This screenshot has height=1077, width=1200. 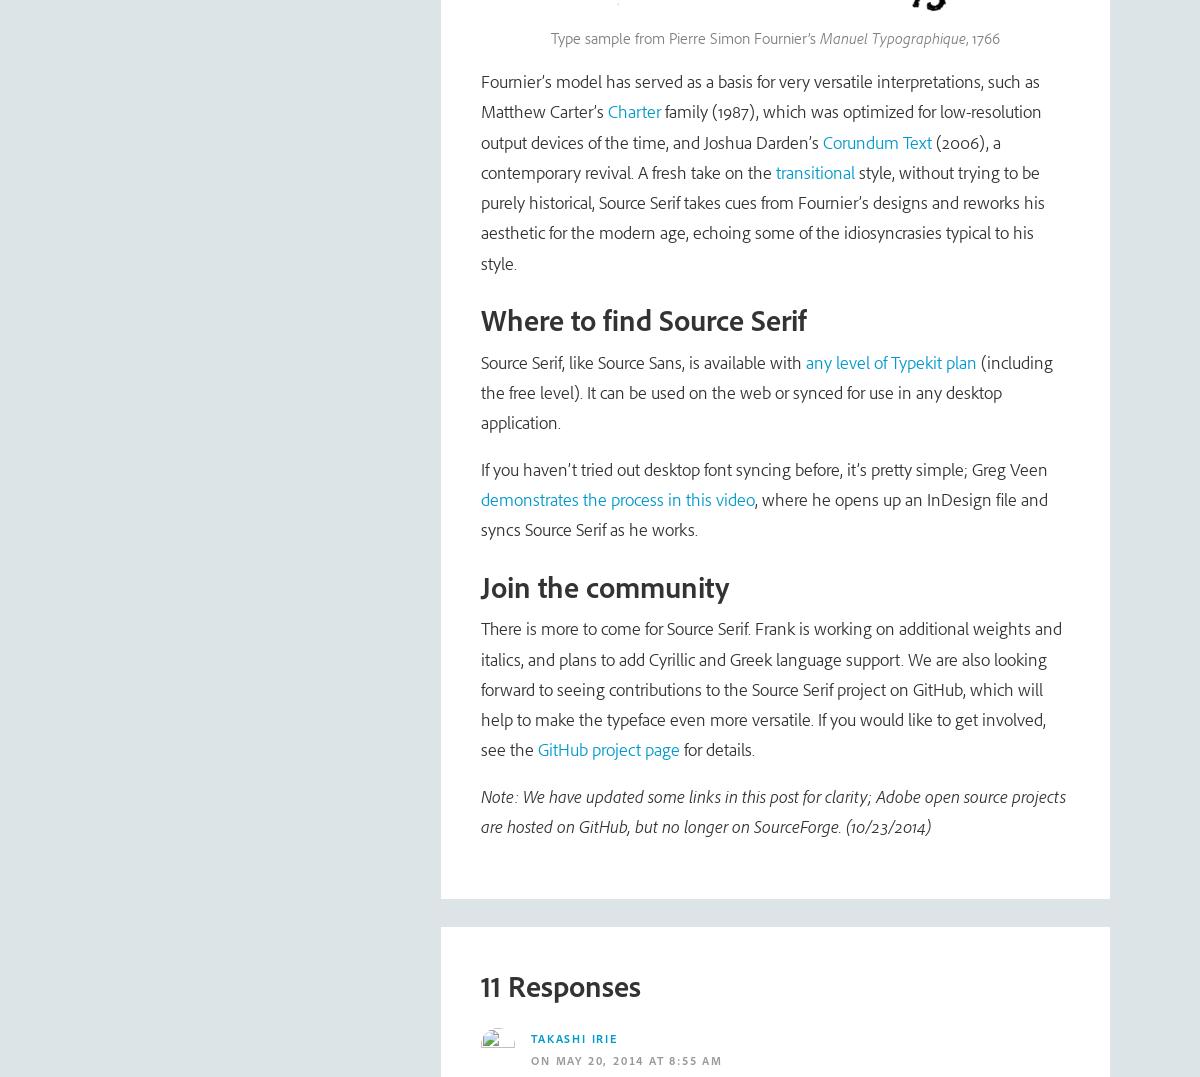 I want to click on '(2006), a contemporary revival. A fresh take on the', so click(x=479, y=156).